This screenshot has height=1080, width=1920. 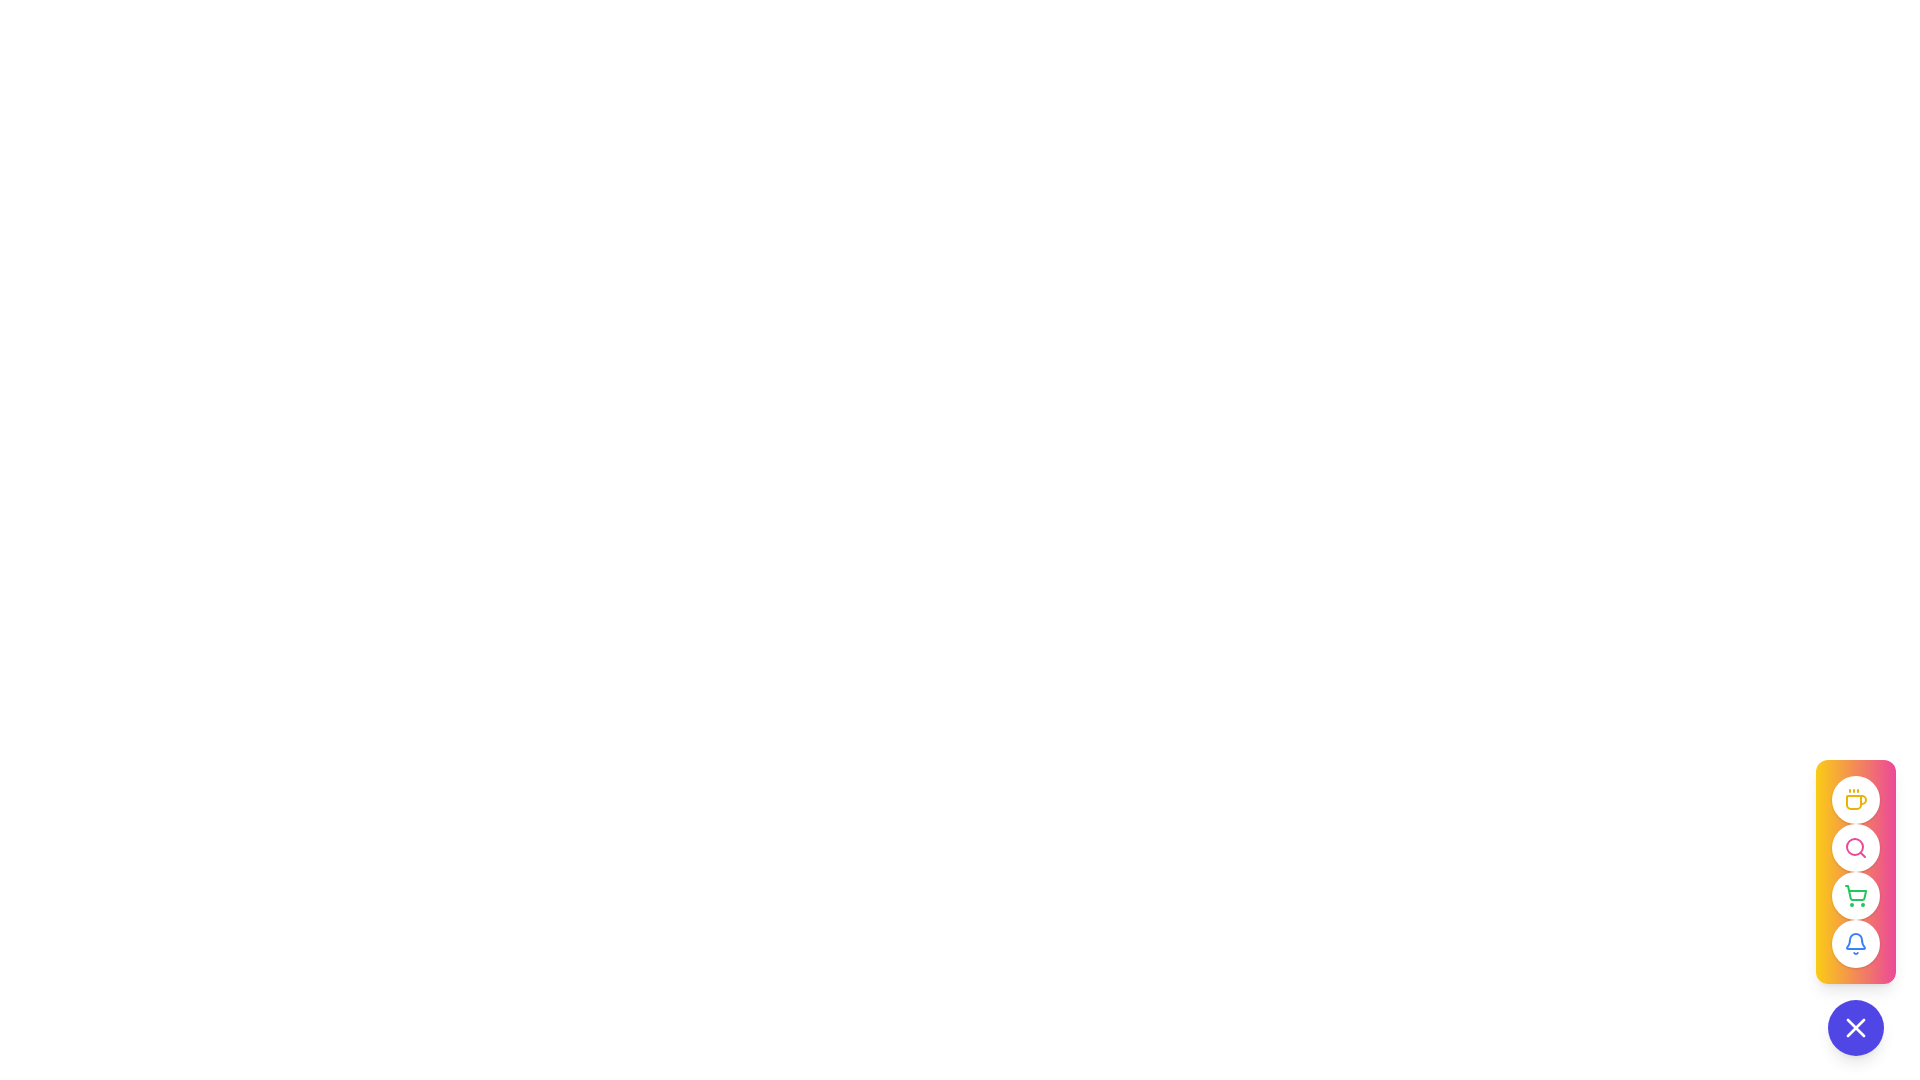 I want to click on the coffee mug icon button located at the top of the vertical stack in the colorful sidebar, so click(x=1855, y=798).